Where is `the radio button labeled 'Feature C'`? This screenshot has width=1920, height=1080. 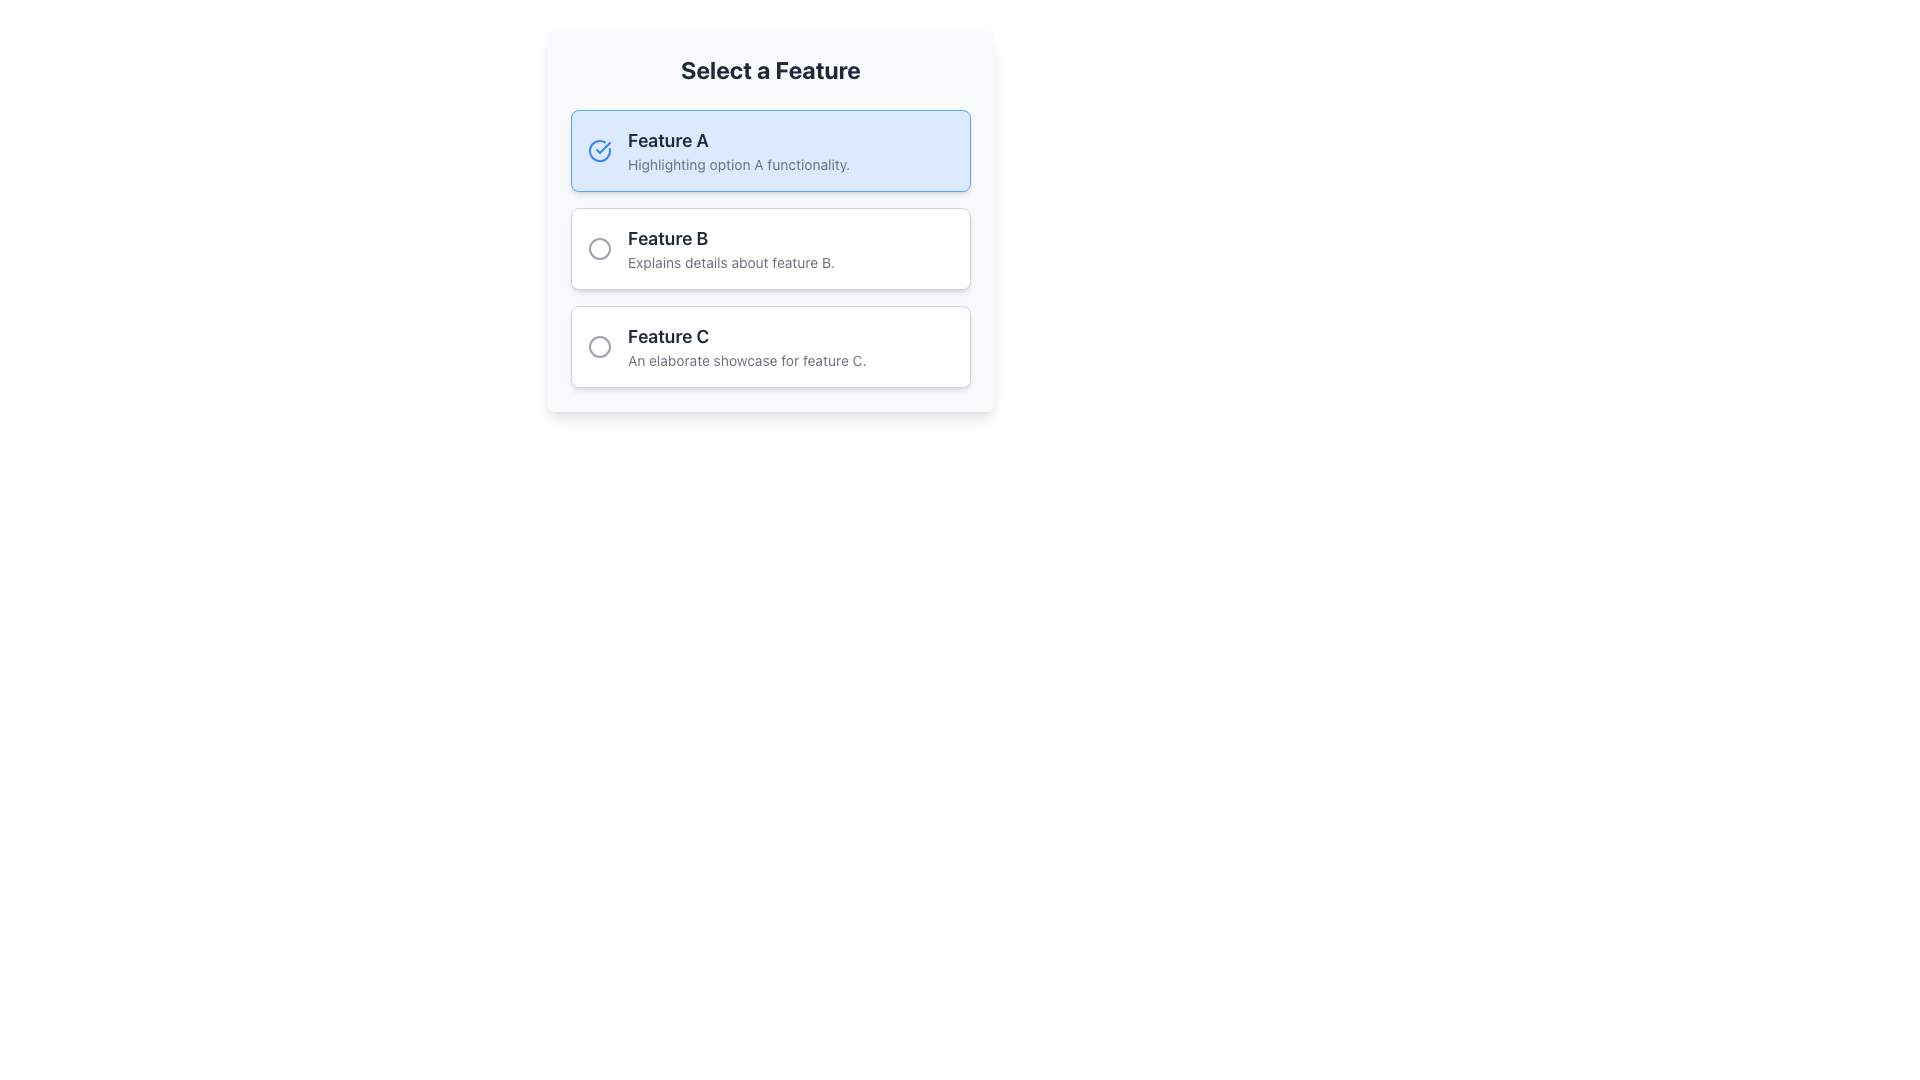
the radio button labeled 'Feature C' is located at coordinates (770, 346).